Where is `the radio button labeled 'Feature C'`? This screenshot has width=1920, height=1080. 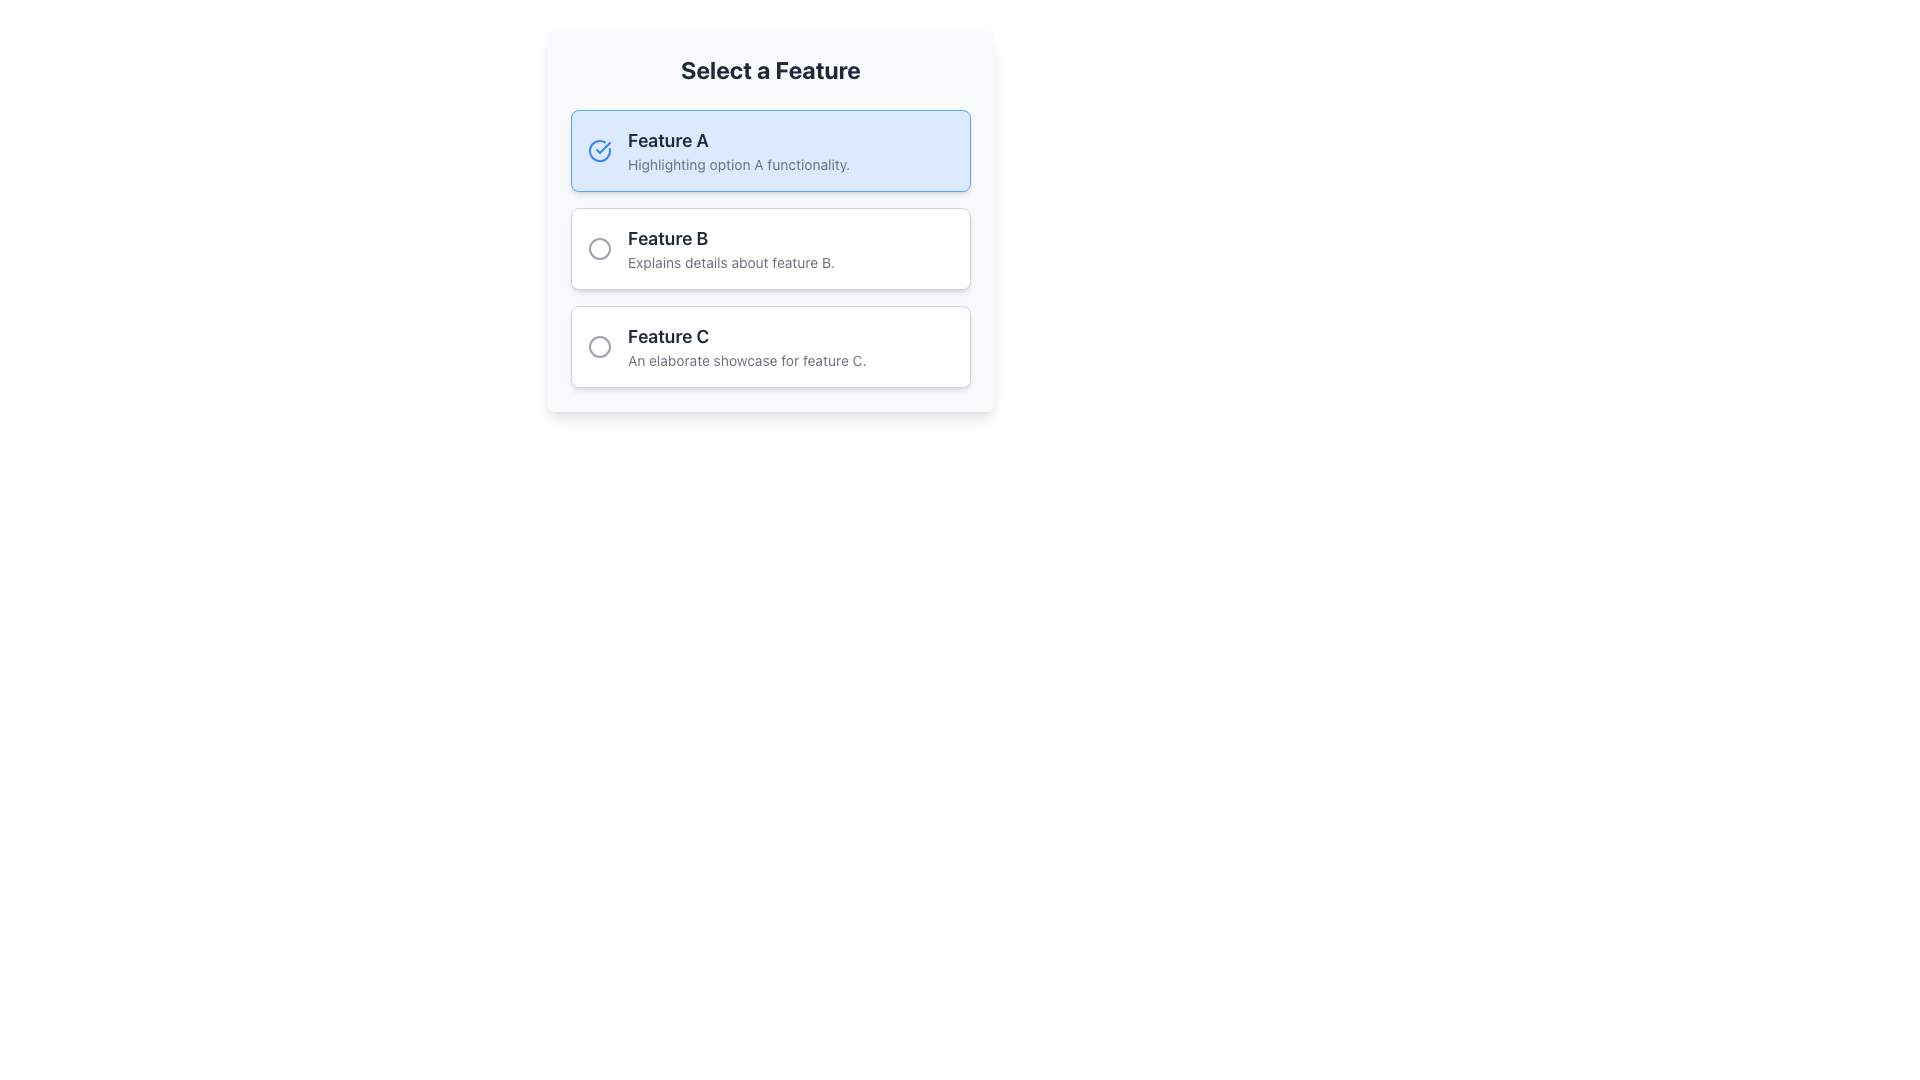
the radio button labeled 'Feature C' is located at coordinates (770, 346).